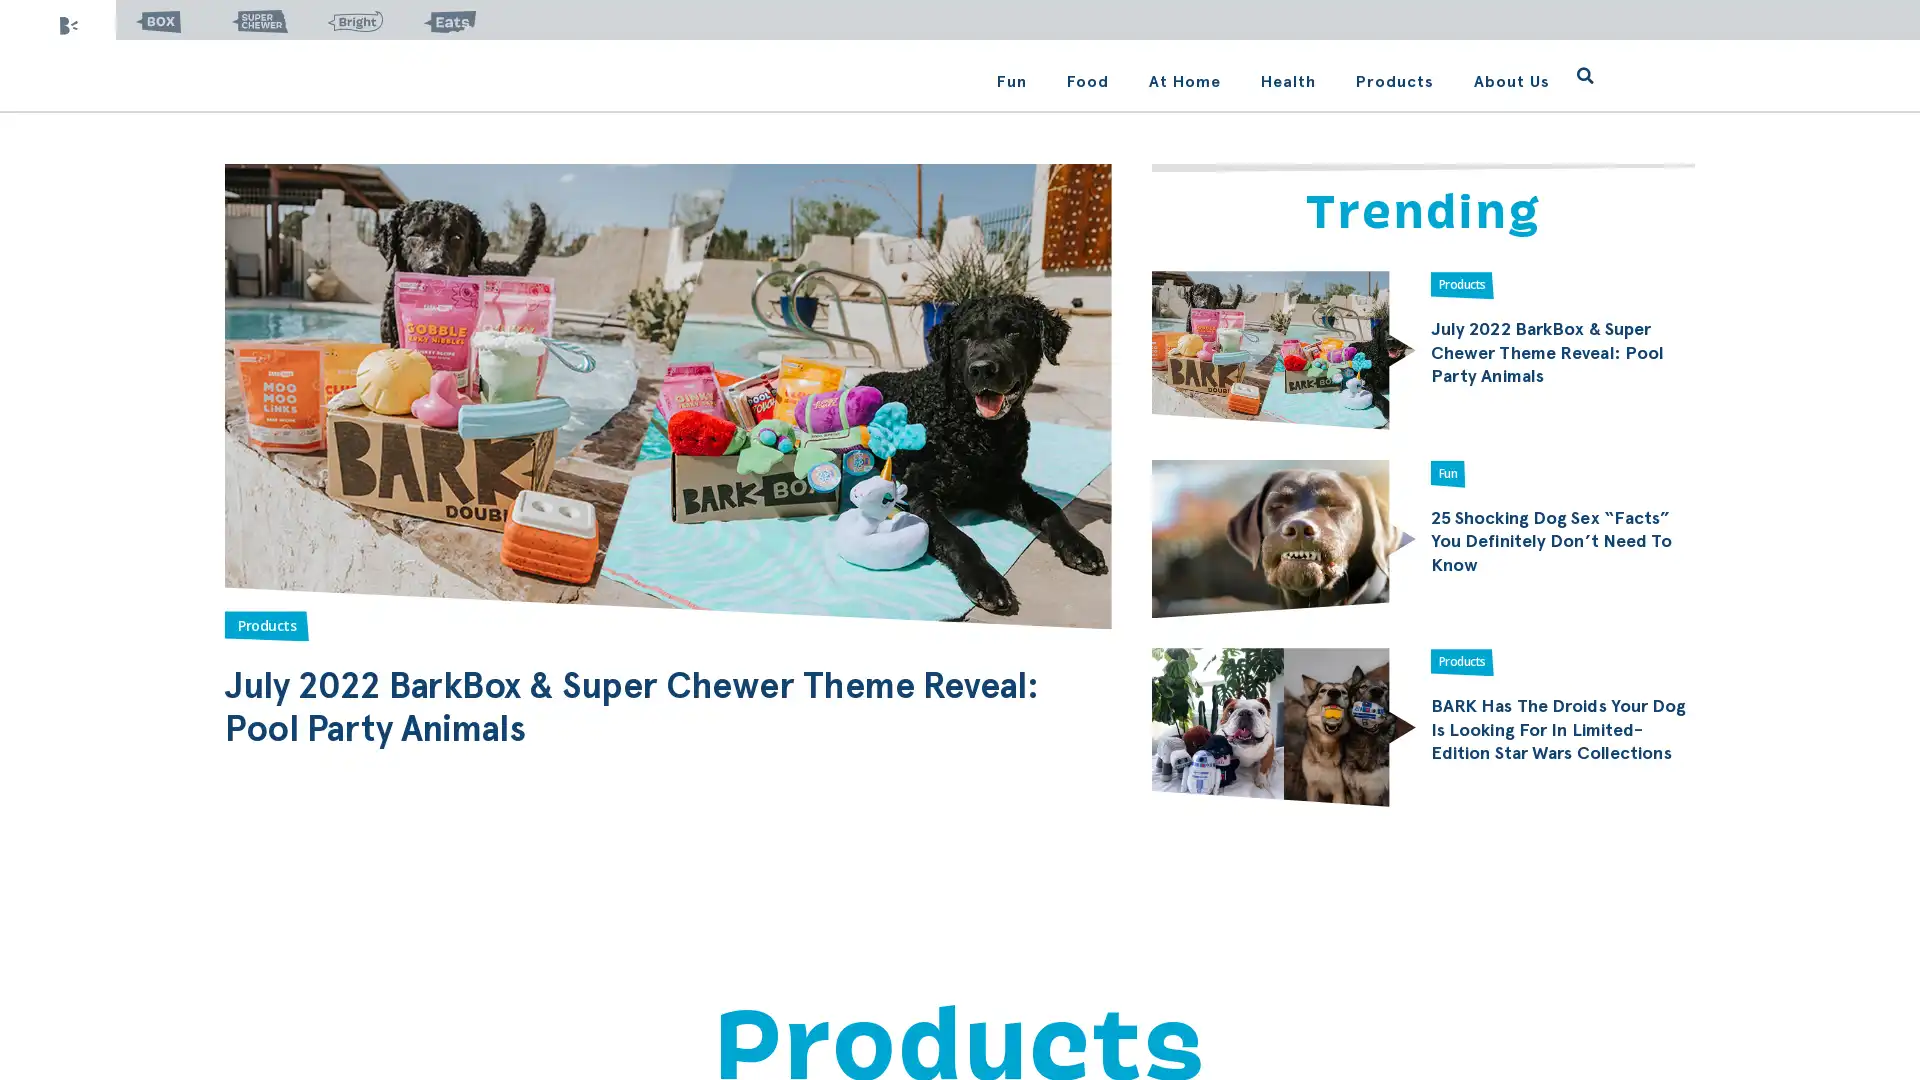 The width and height of the screenshot is (1920, 1080). I want to click on Close, so click(1185, 288).